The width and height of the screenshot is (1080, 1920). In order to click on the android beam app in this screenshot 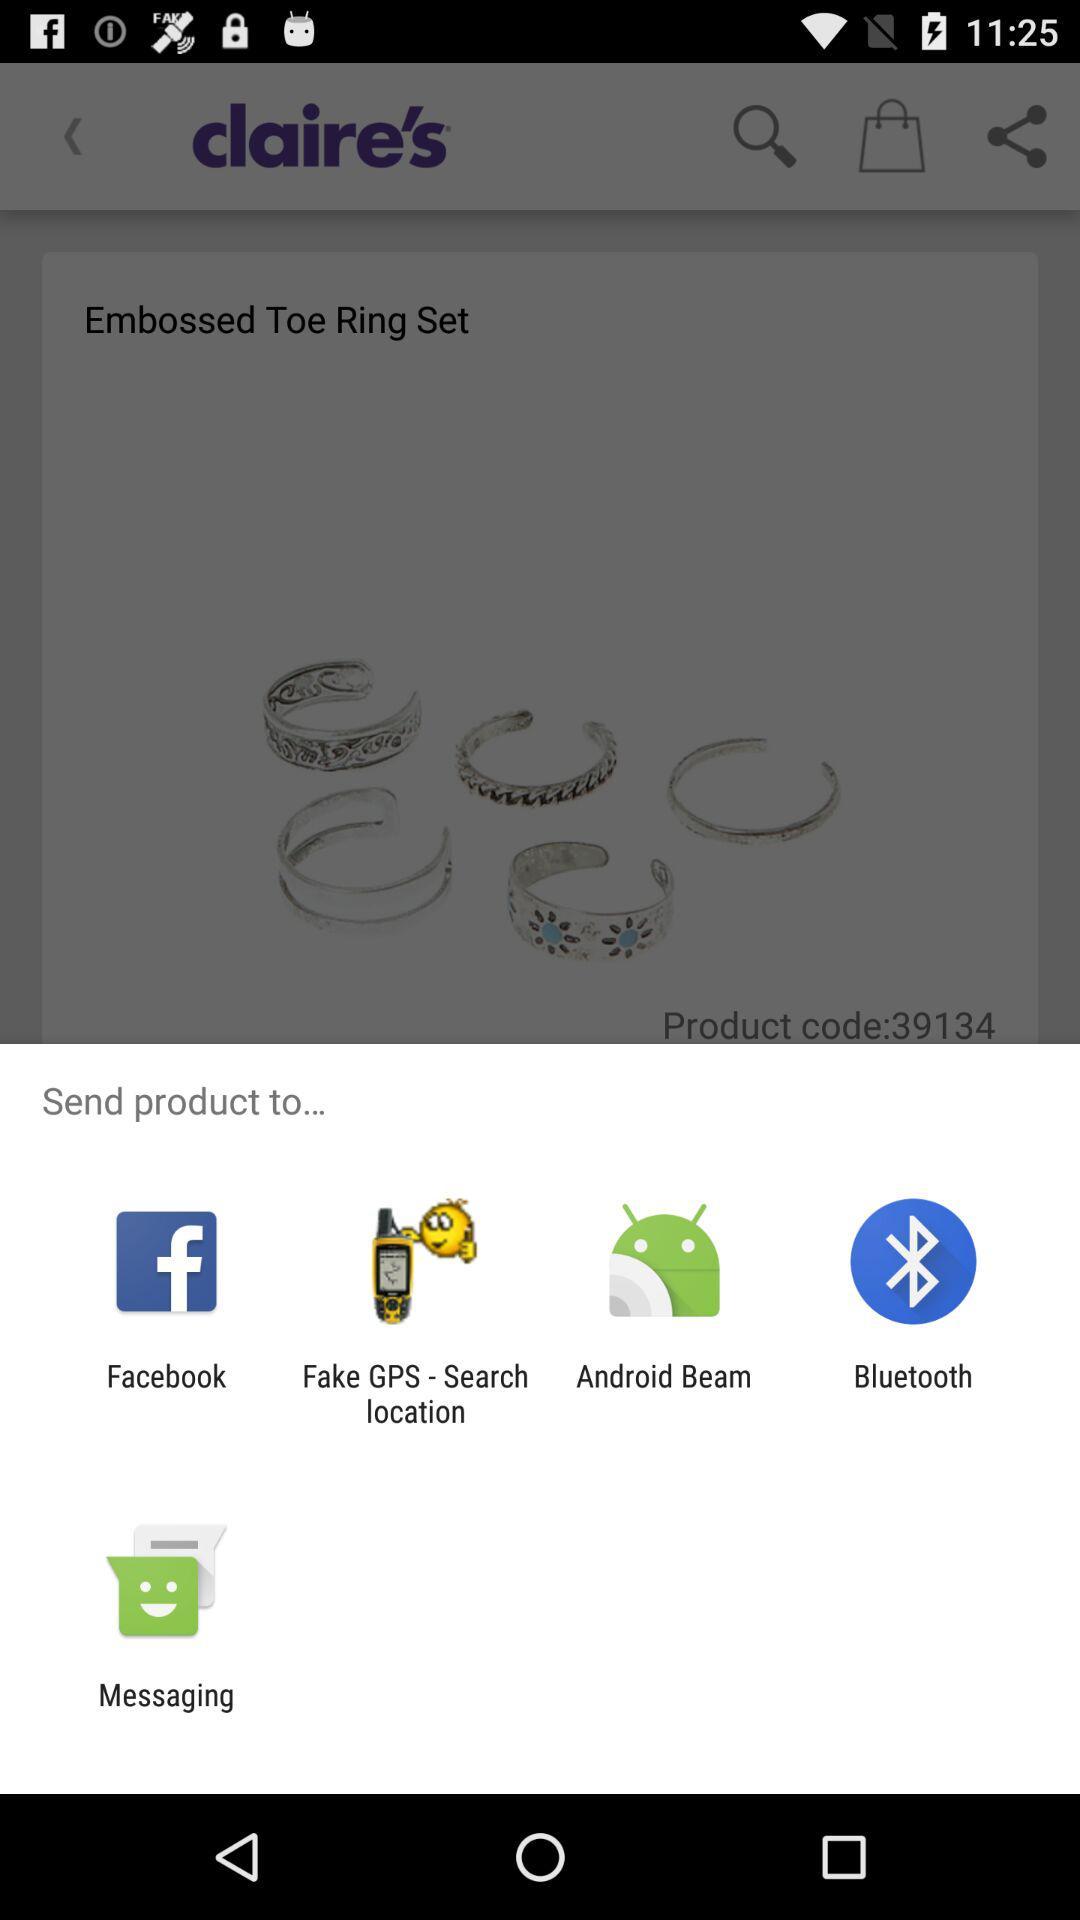, I will do `click(664, 1392)`.